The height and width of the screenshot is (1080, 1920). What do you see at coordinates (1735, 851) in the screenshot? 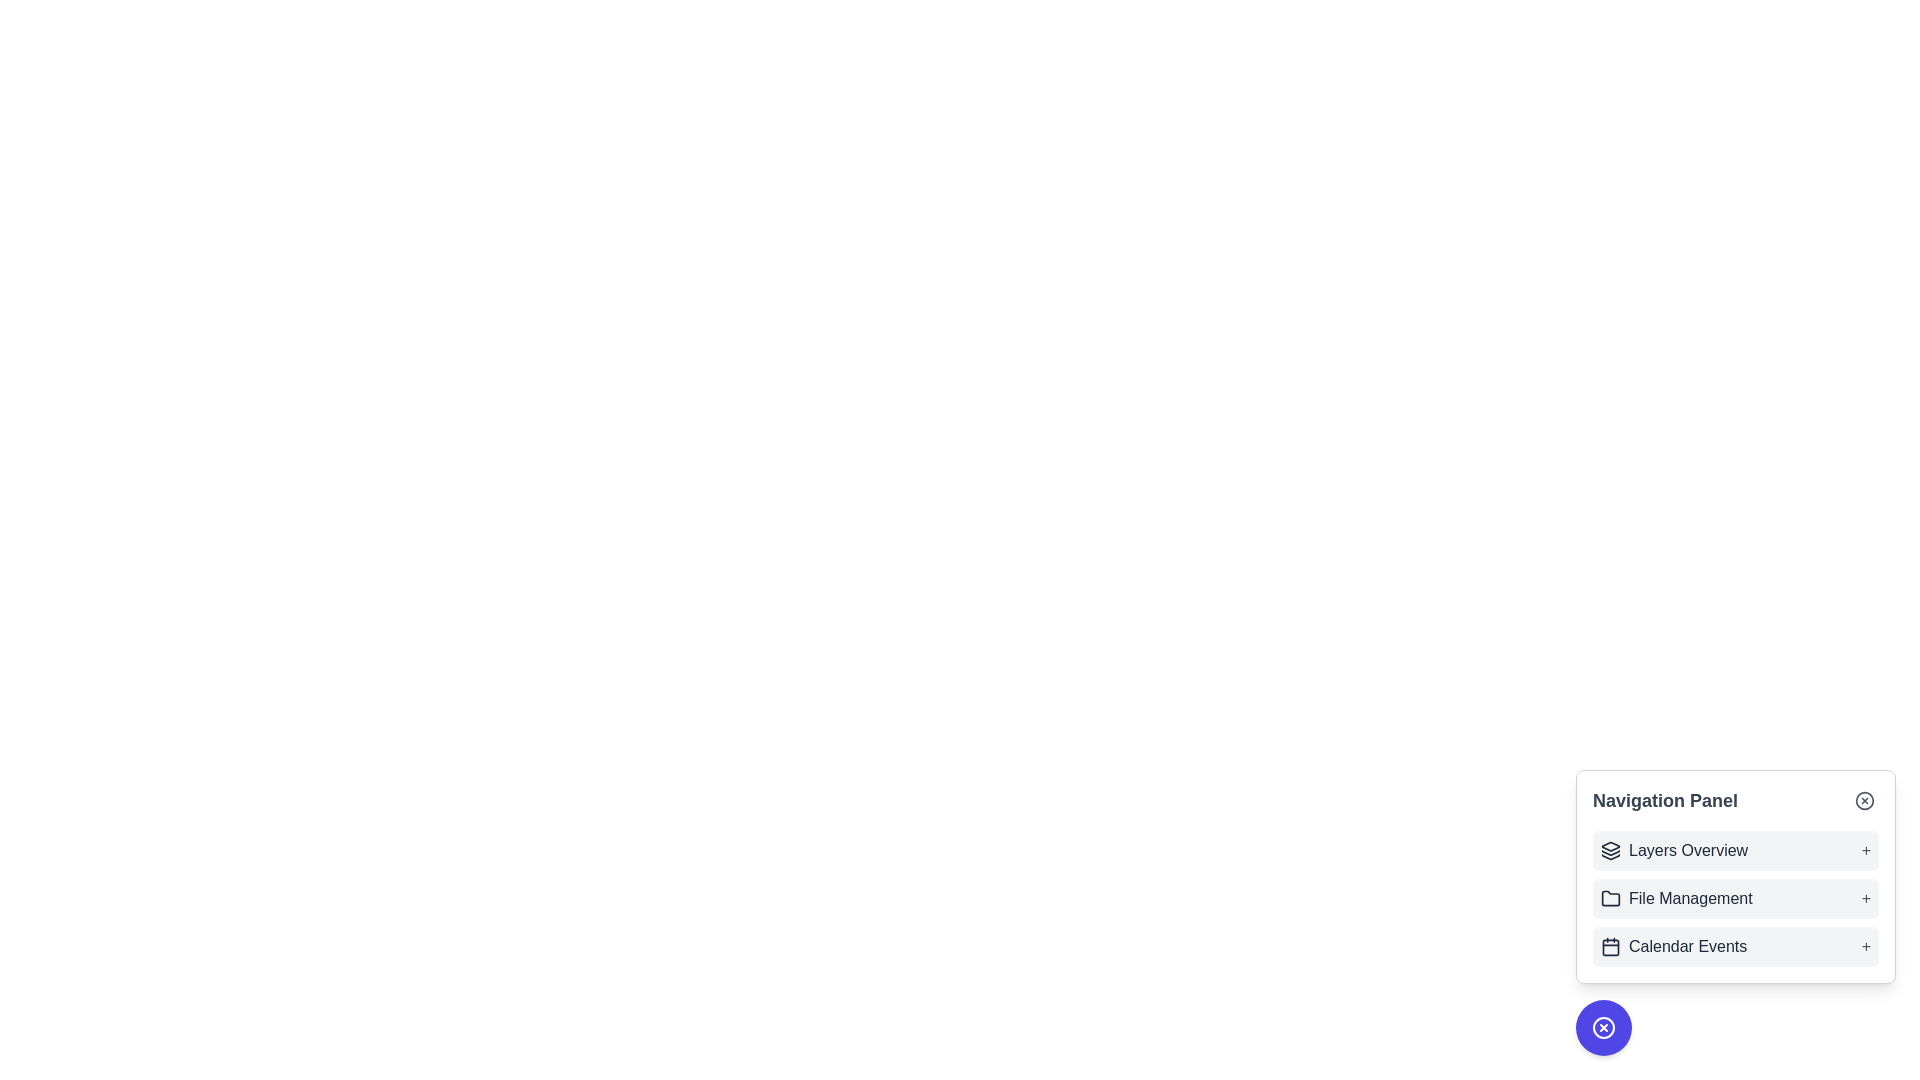
I see `the first navigational entry in the vertical list` at bounding box center [1735, 851].